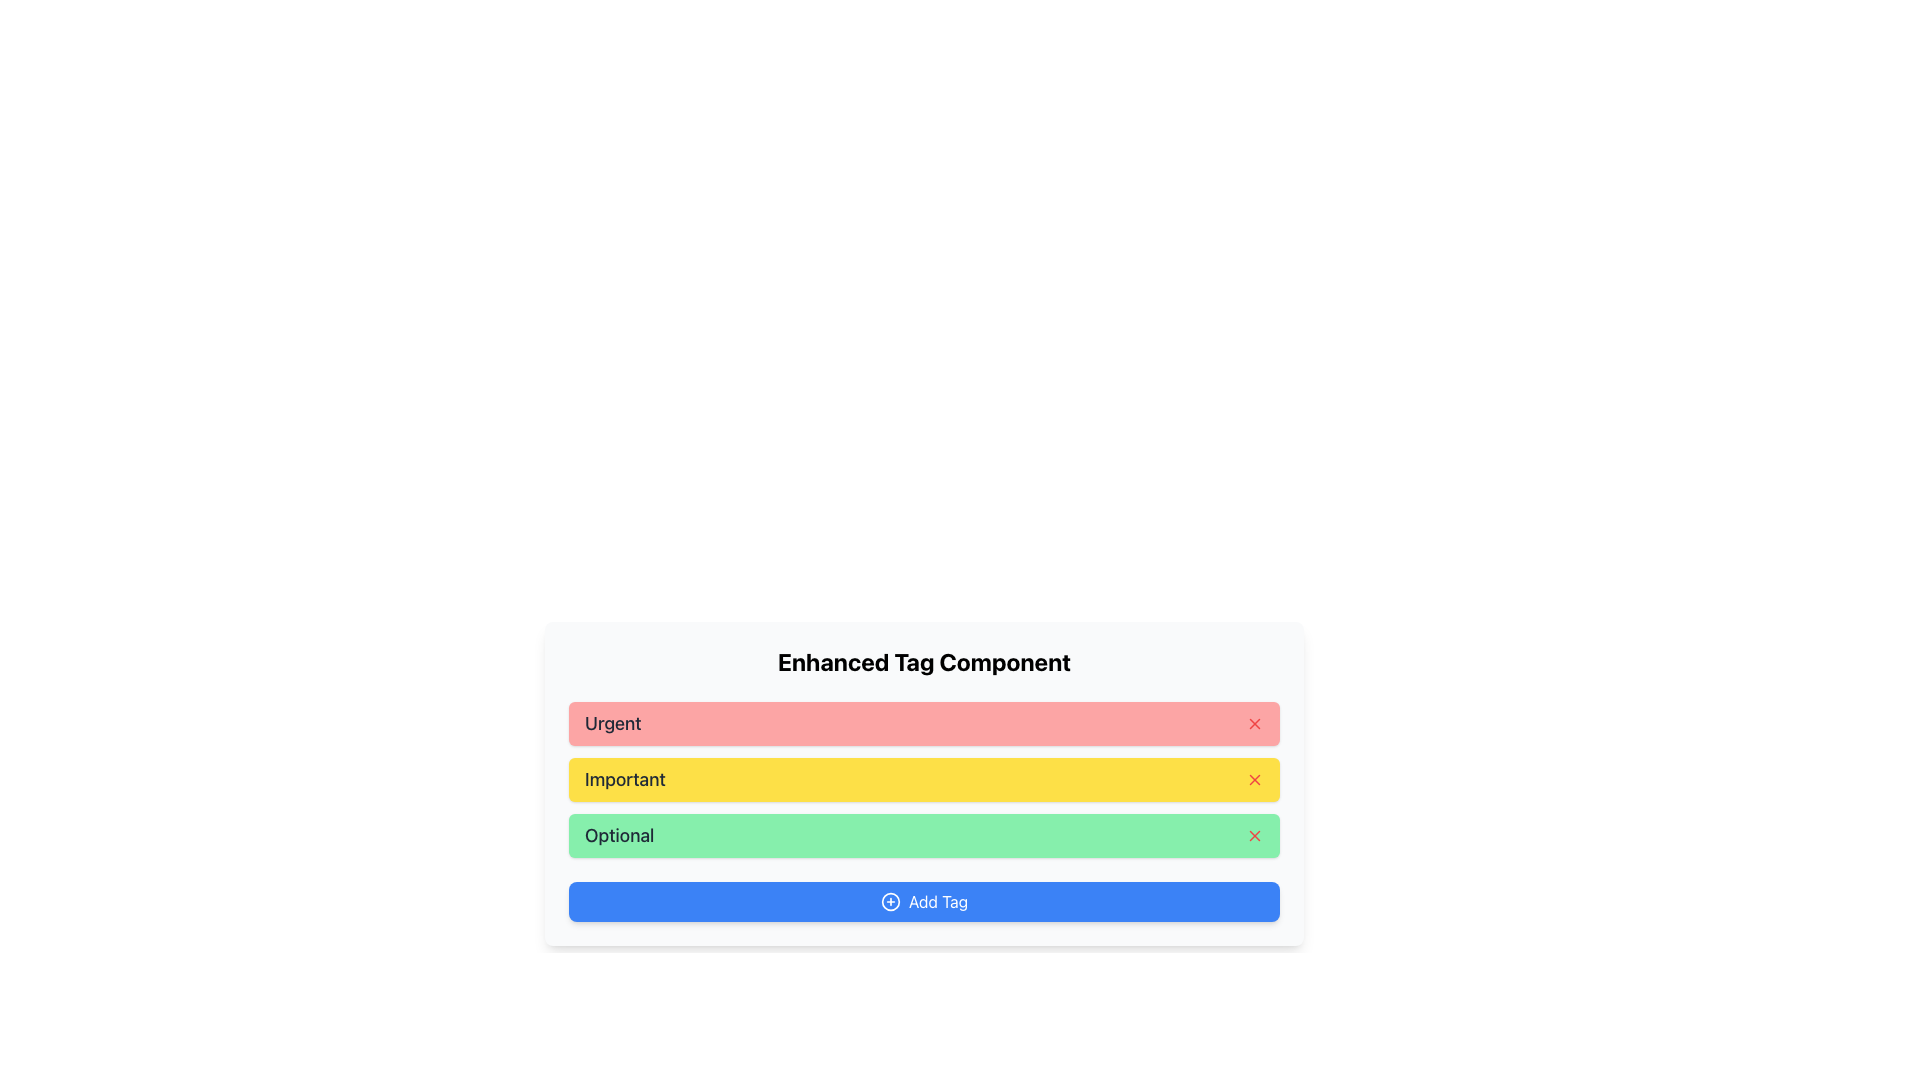  I want to click on the text label that reads 'Optional' in bold, dark gray font, so click(618, 836).